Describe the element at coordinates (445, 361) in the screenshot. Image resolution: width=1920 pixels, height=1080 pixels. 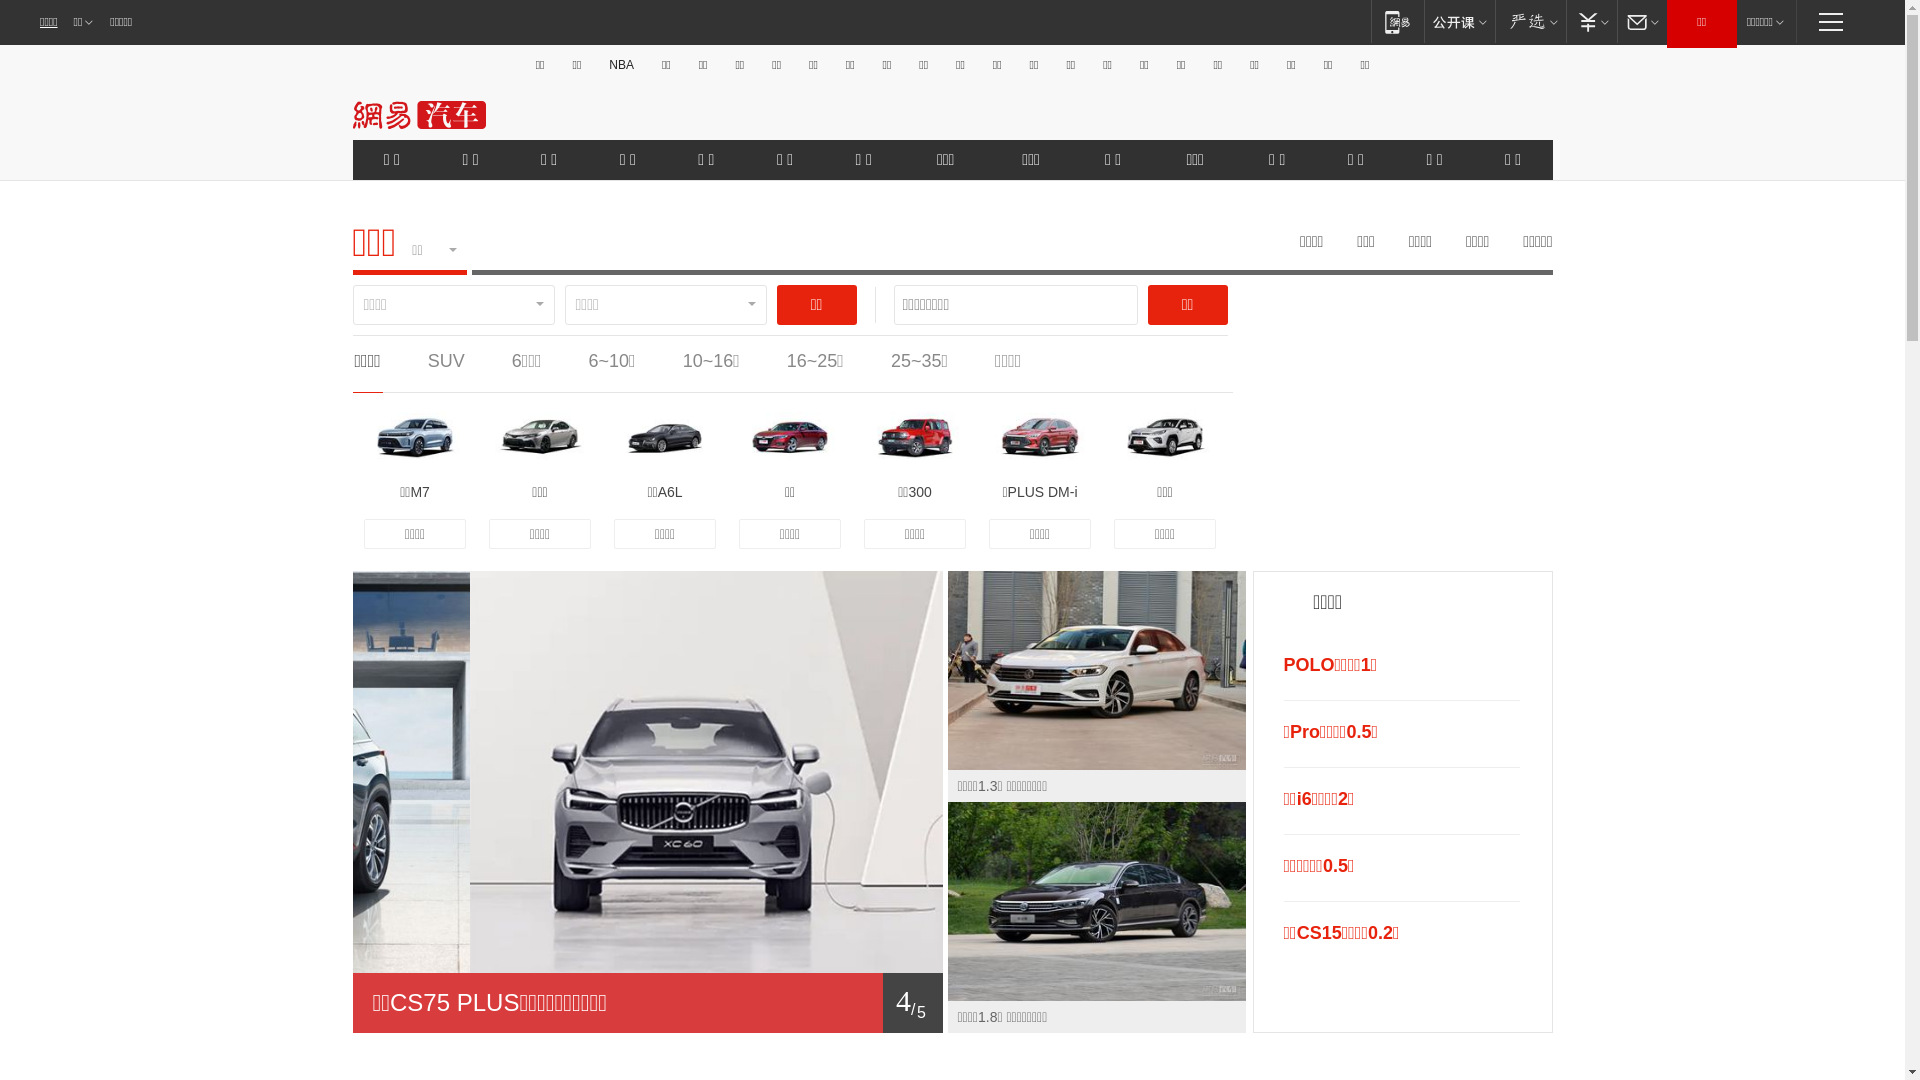
I see `'SUV'` at that location.